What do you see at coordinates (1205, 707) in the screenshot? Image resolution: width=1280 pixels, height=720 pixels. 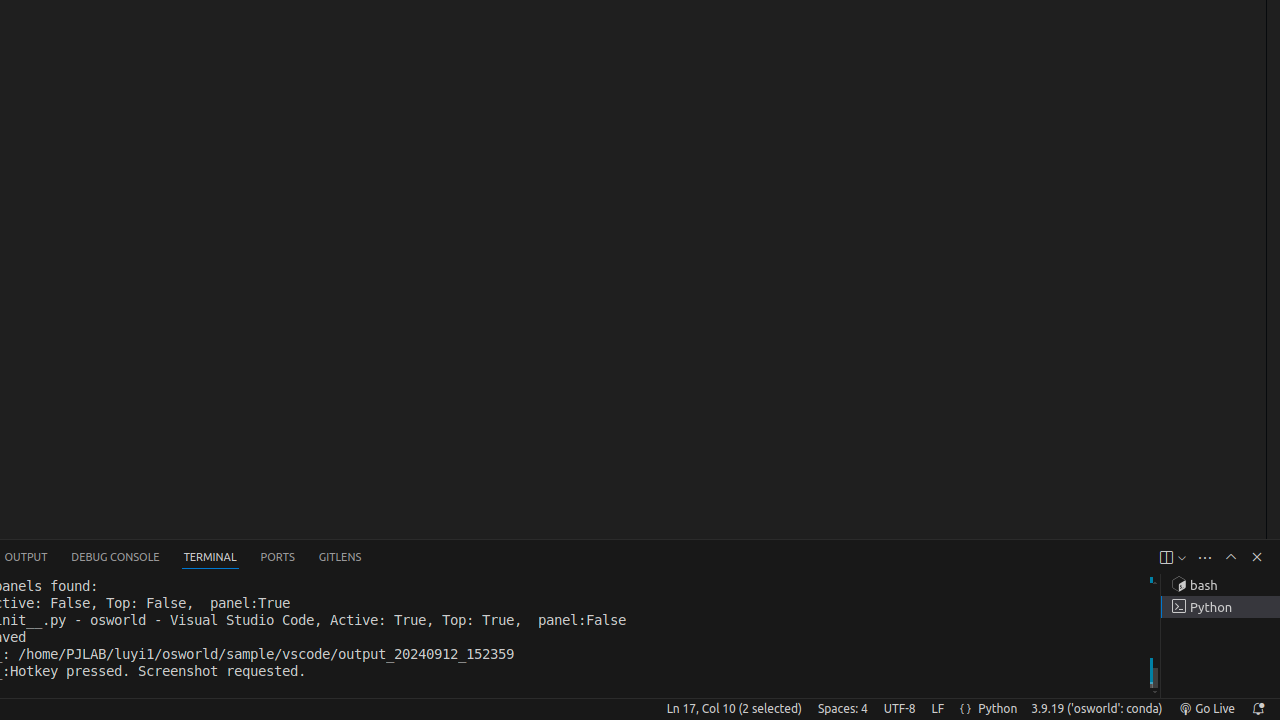 I see `'broadcast Go Live, Click to run live server'` at bounding box center [1205, 707].